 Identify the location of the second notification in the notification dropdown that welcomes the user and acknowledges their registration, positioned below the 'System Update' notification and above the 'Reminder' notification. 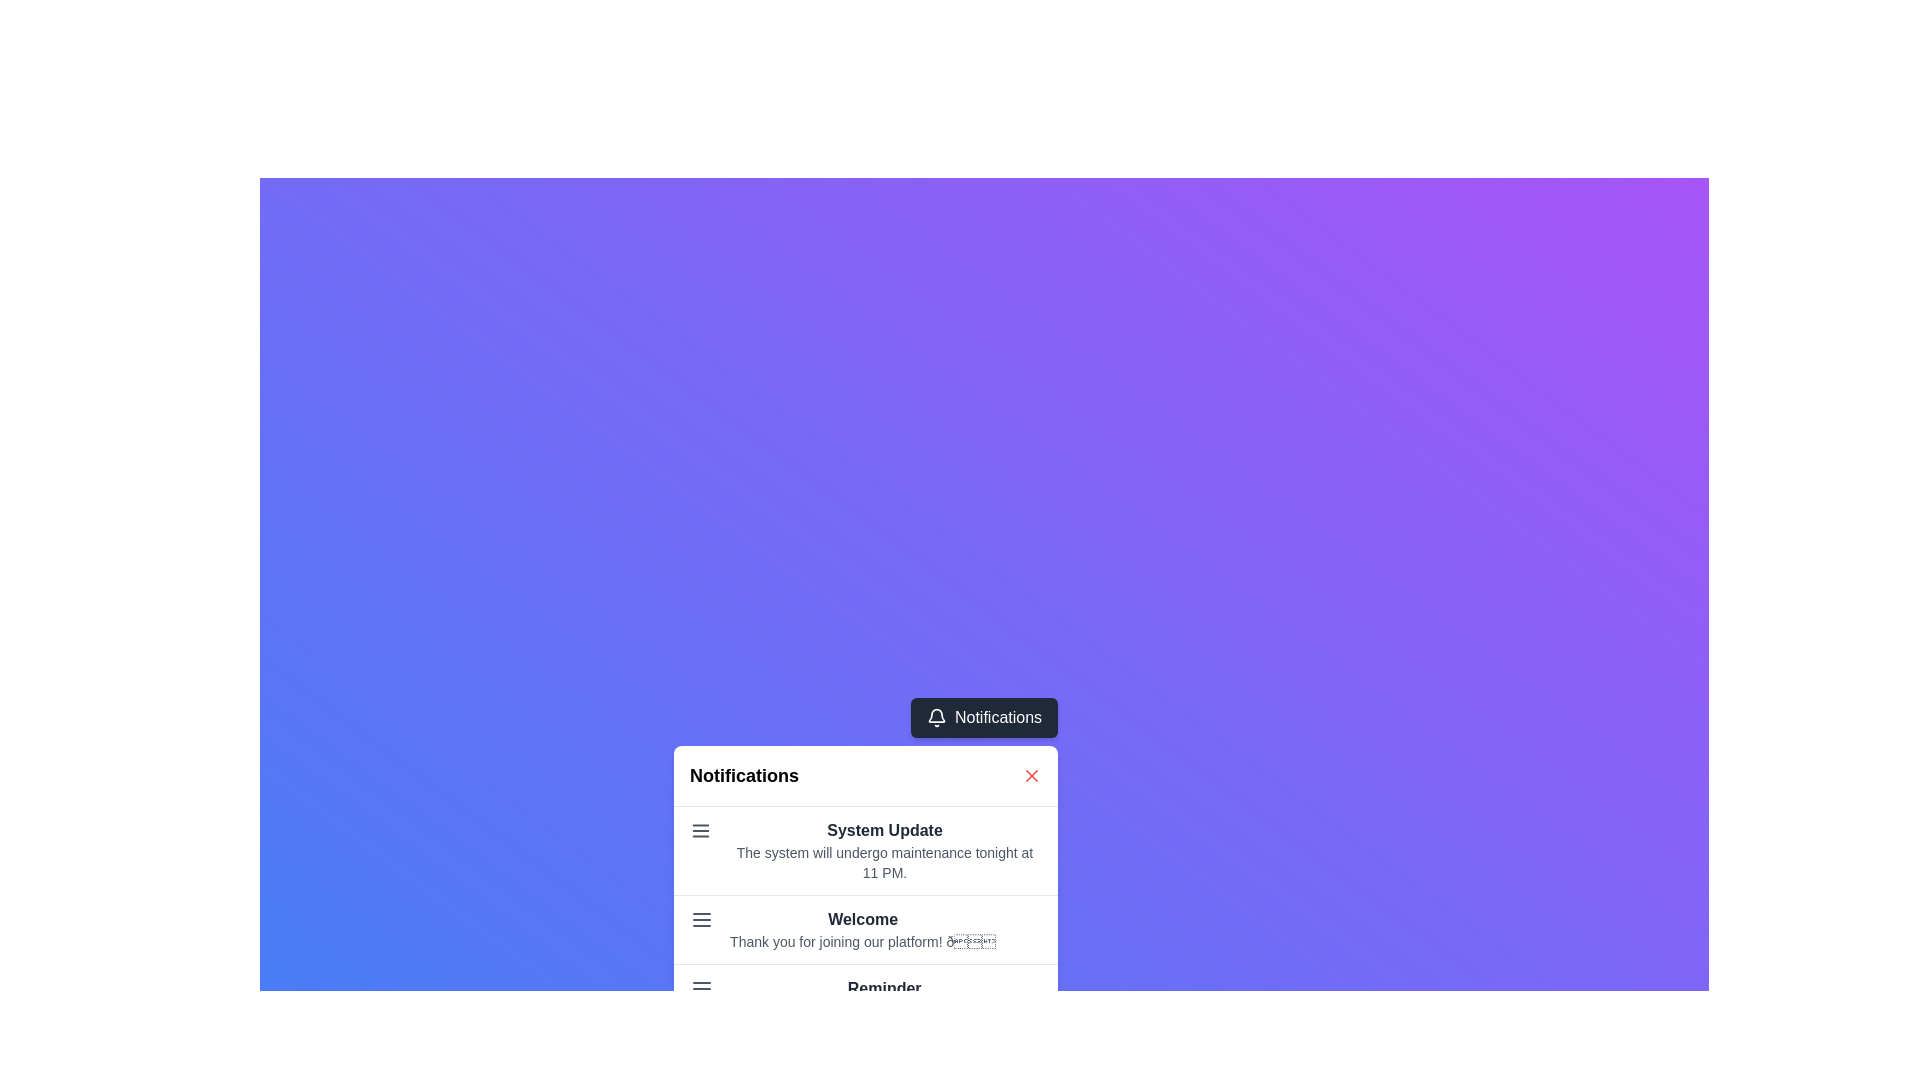
(863, 929).